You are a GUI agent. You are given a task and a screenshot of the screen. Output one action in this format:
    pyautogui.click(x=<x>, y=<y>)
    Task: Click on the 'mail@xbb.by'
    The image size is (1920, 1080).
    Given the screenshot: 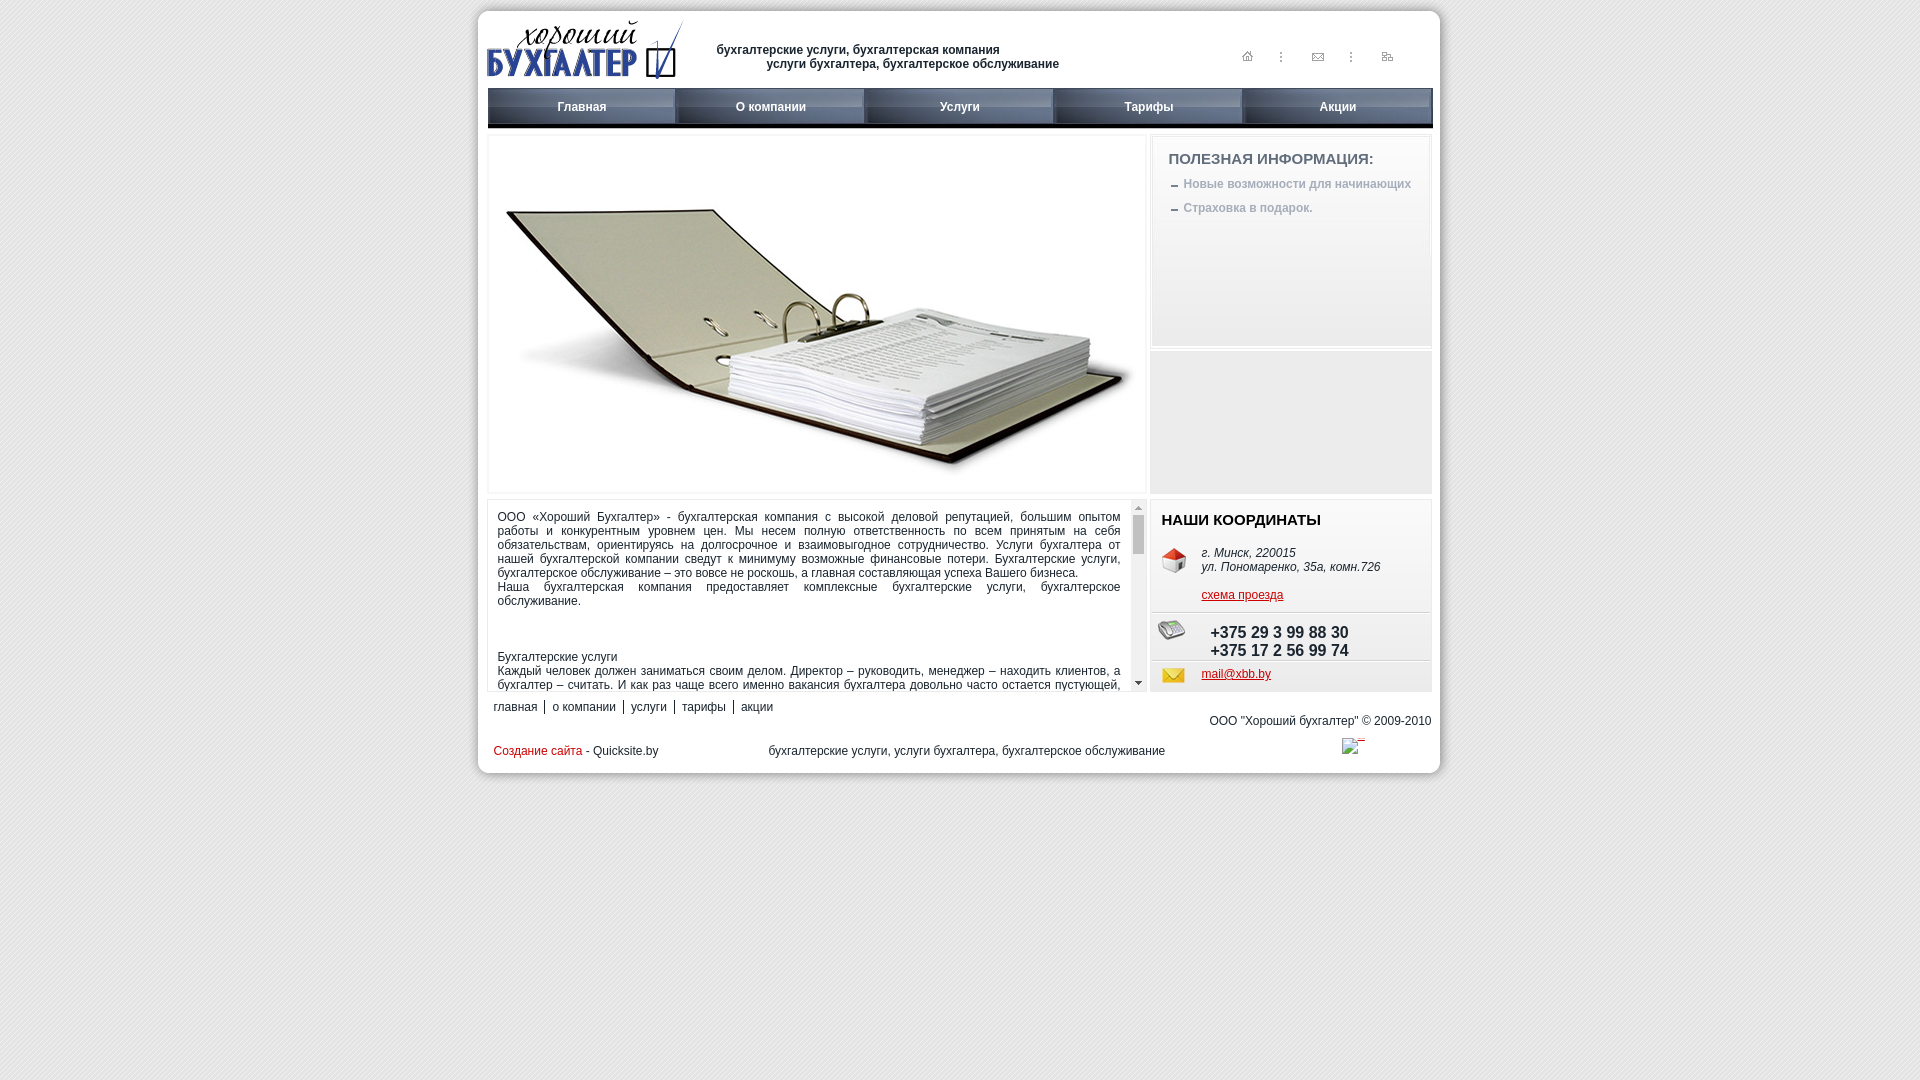 What is the action you would take?
    pyautogui.click(x=1200, y=674)
    